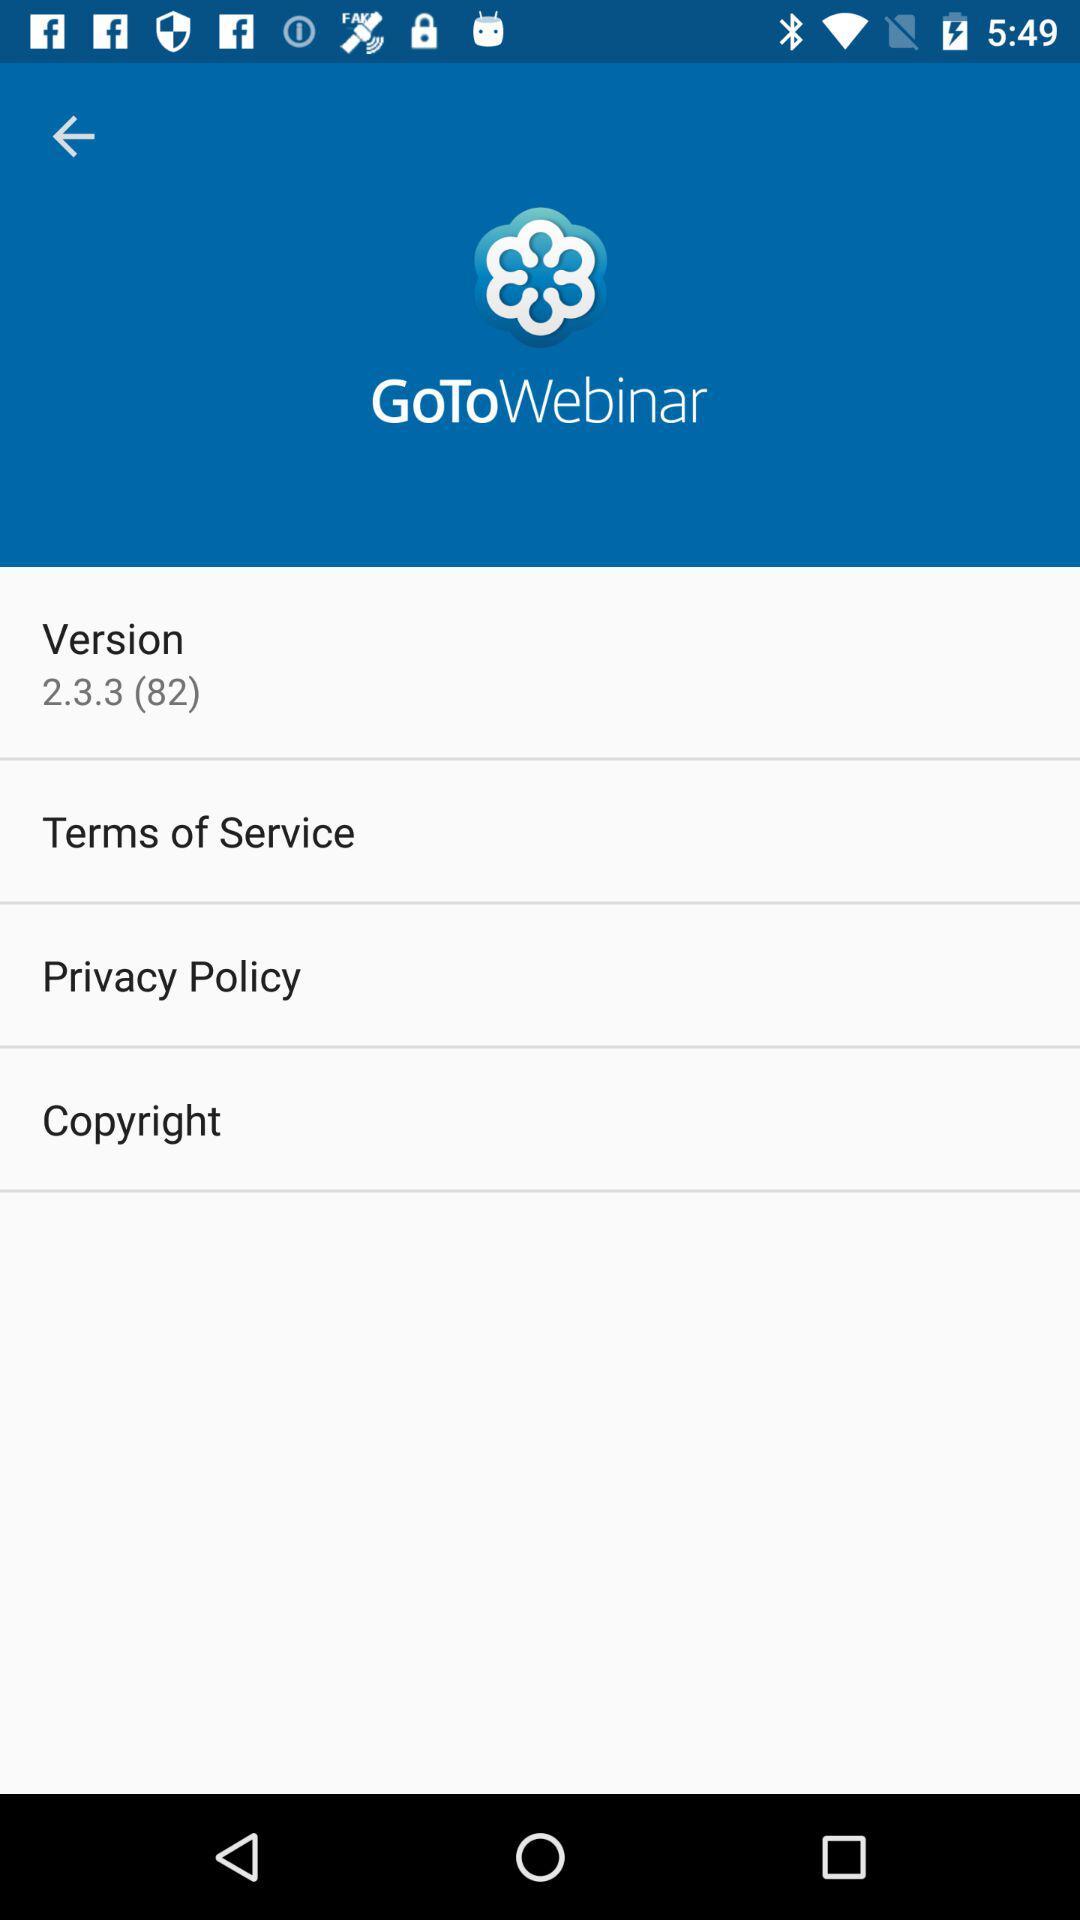 Image resolution: width=1080 pixels, height=1920 pixels. What do you see at coordinates (113, 636) in the screenshot?
I see `the version icon` at bounding box center [113, 636].